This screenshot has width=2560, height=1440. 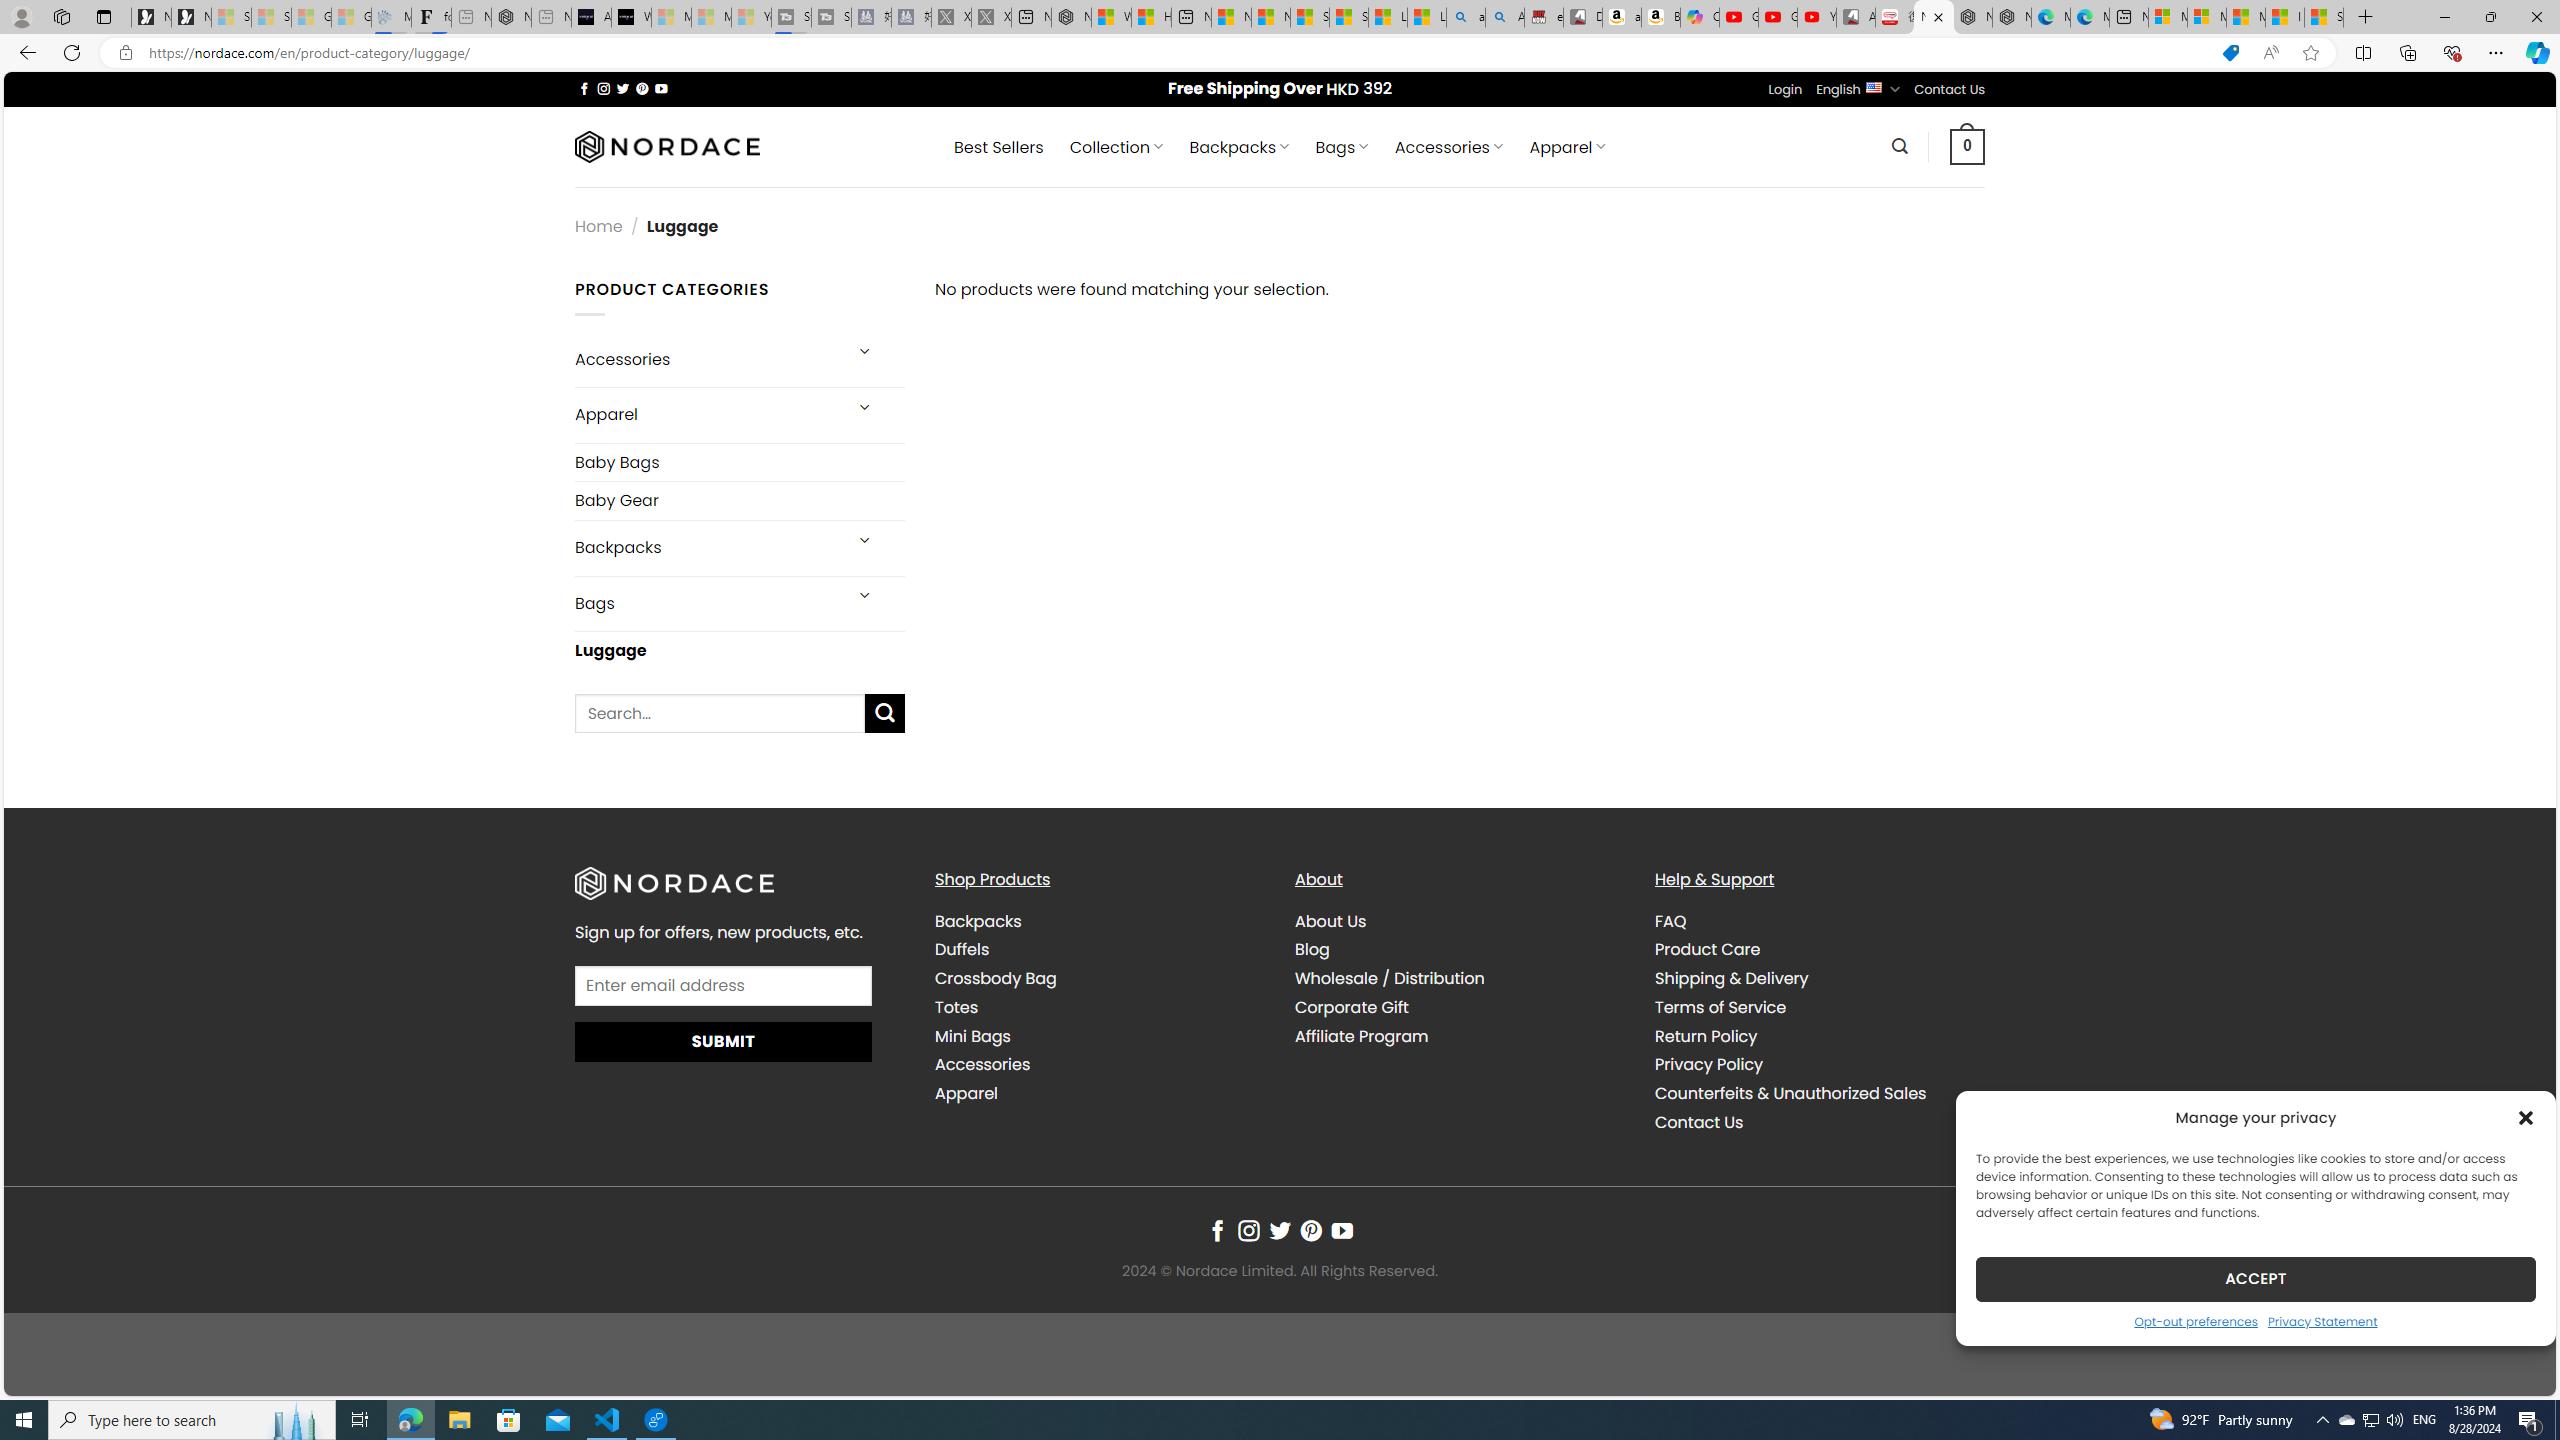 I want to click on 'Follow on Facebook', so click(x=1216, y=1232).